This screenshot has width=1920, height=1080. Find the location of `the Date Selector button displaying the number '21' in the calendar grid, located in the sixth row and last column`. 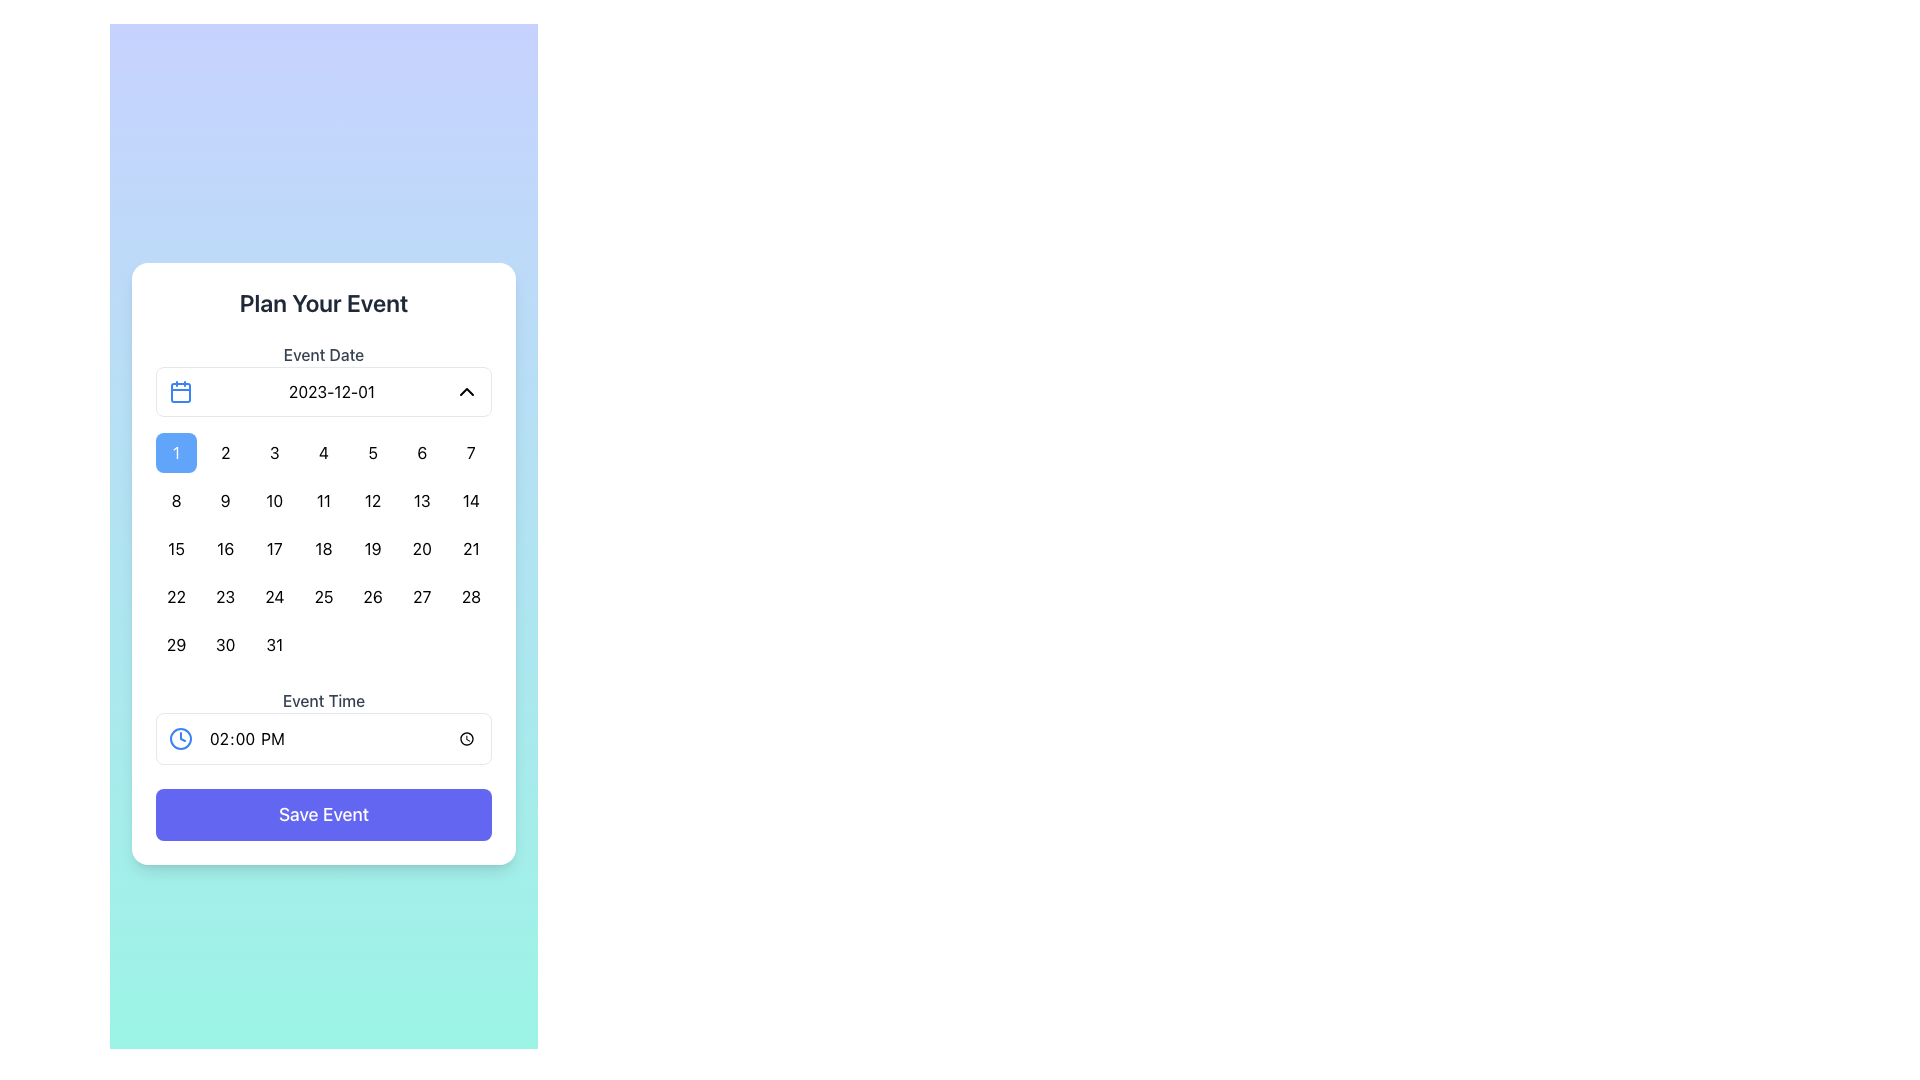

the Date Selector button displaying the number '21' in the calendar grid, located in the sixth row and last column is located at coordinates (470, 548).